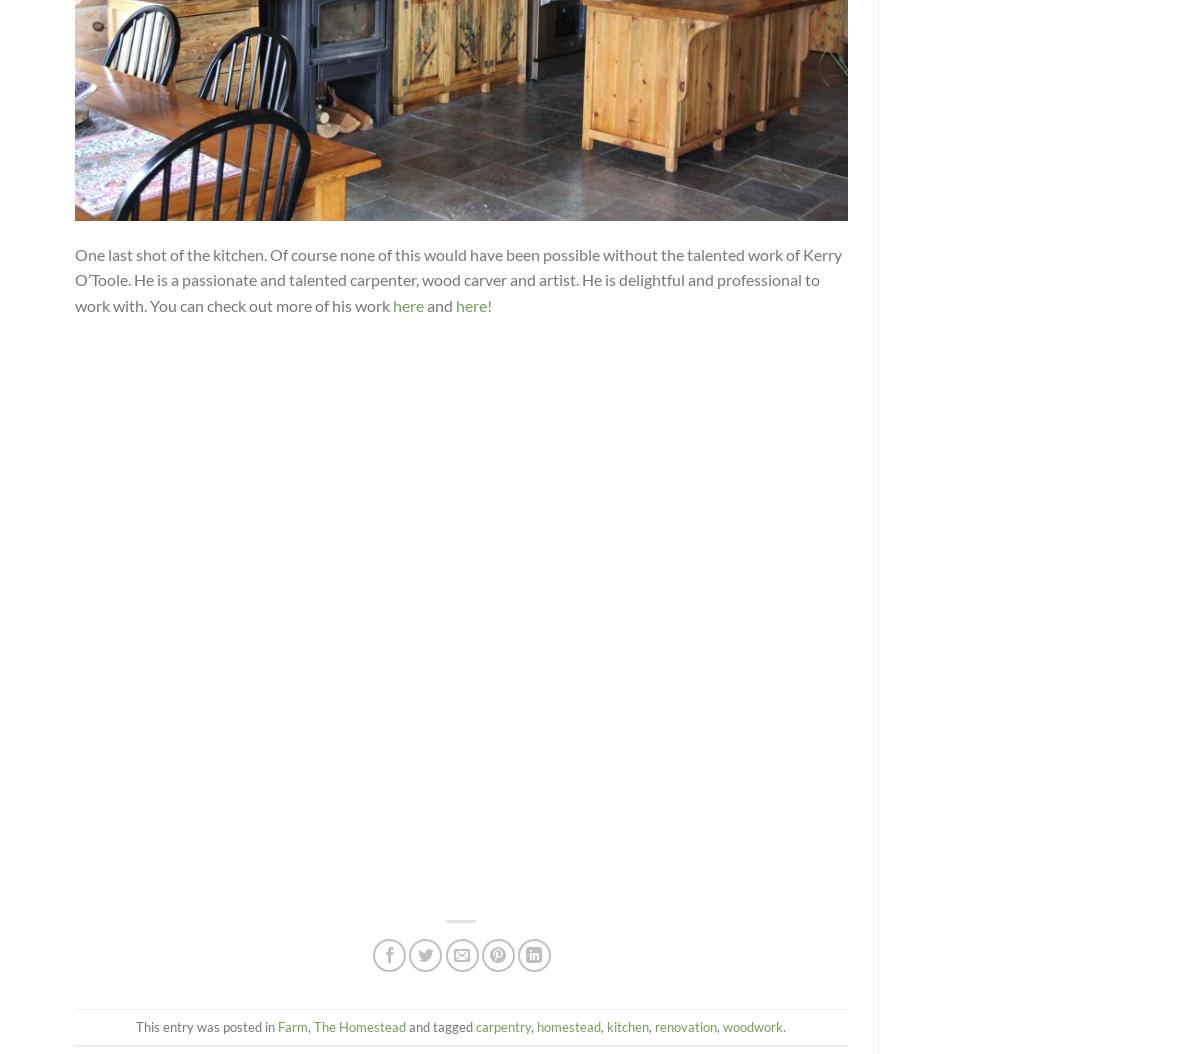 This screenshot has width=1200, height=1054. What do you see at coordinates (751, 1024) in the screenshot?
I see `'woodwork'` at bounding box center [751, 1024].